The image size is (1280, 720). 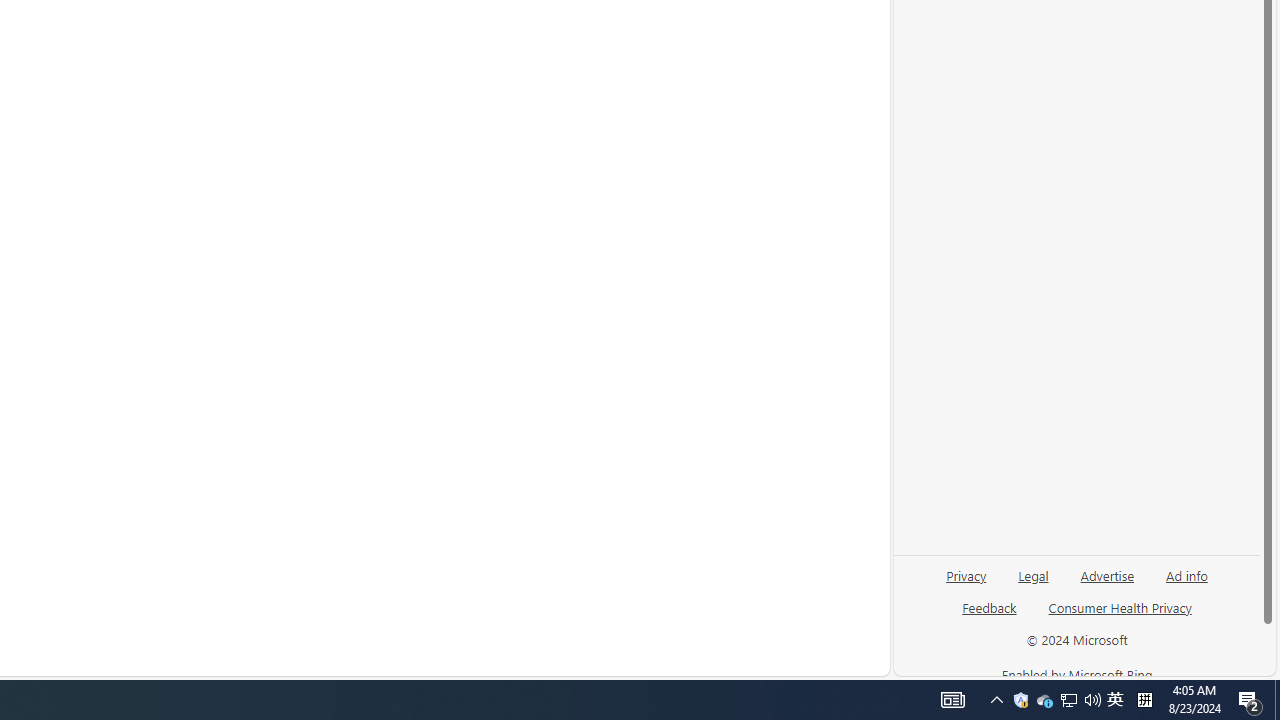 I want to click on 'Privacy', so click(x=967, y=583).